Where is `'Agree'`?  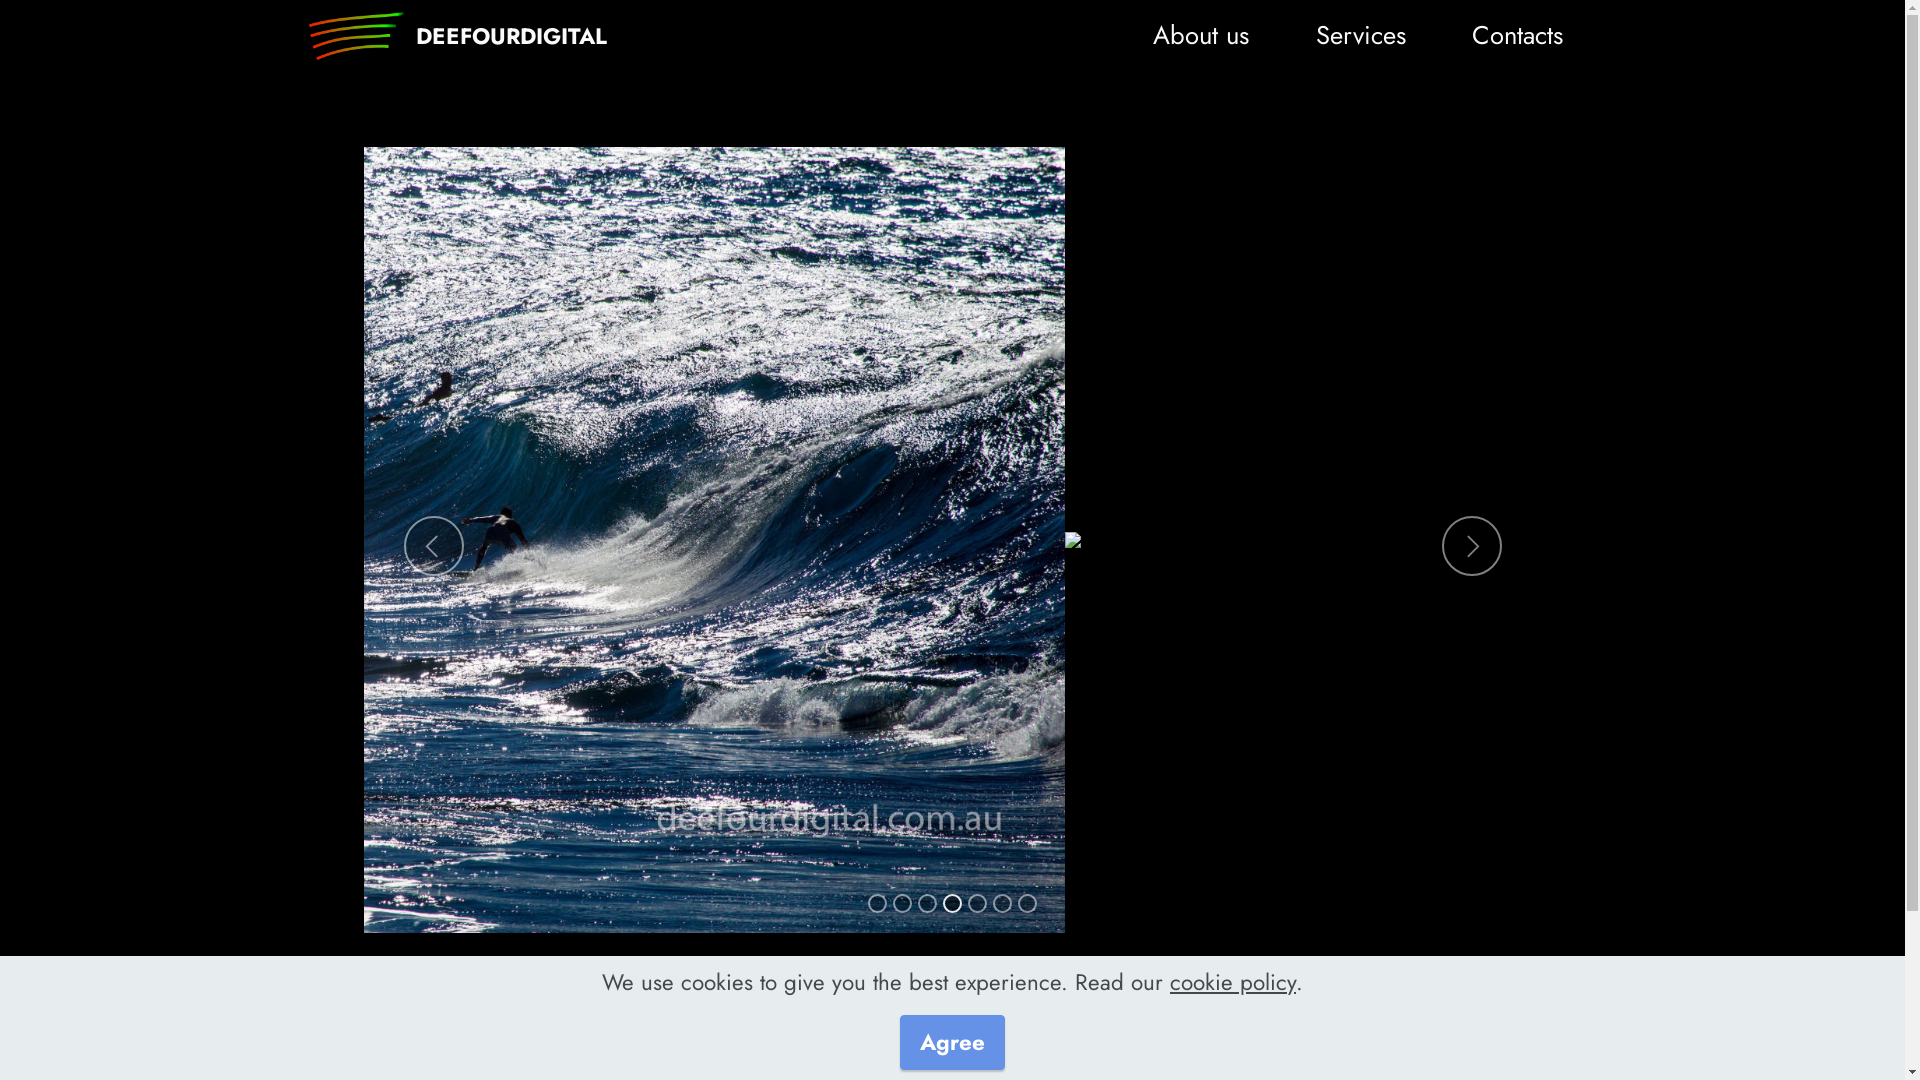 'Agree' is located at coordinates (951, 1041).